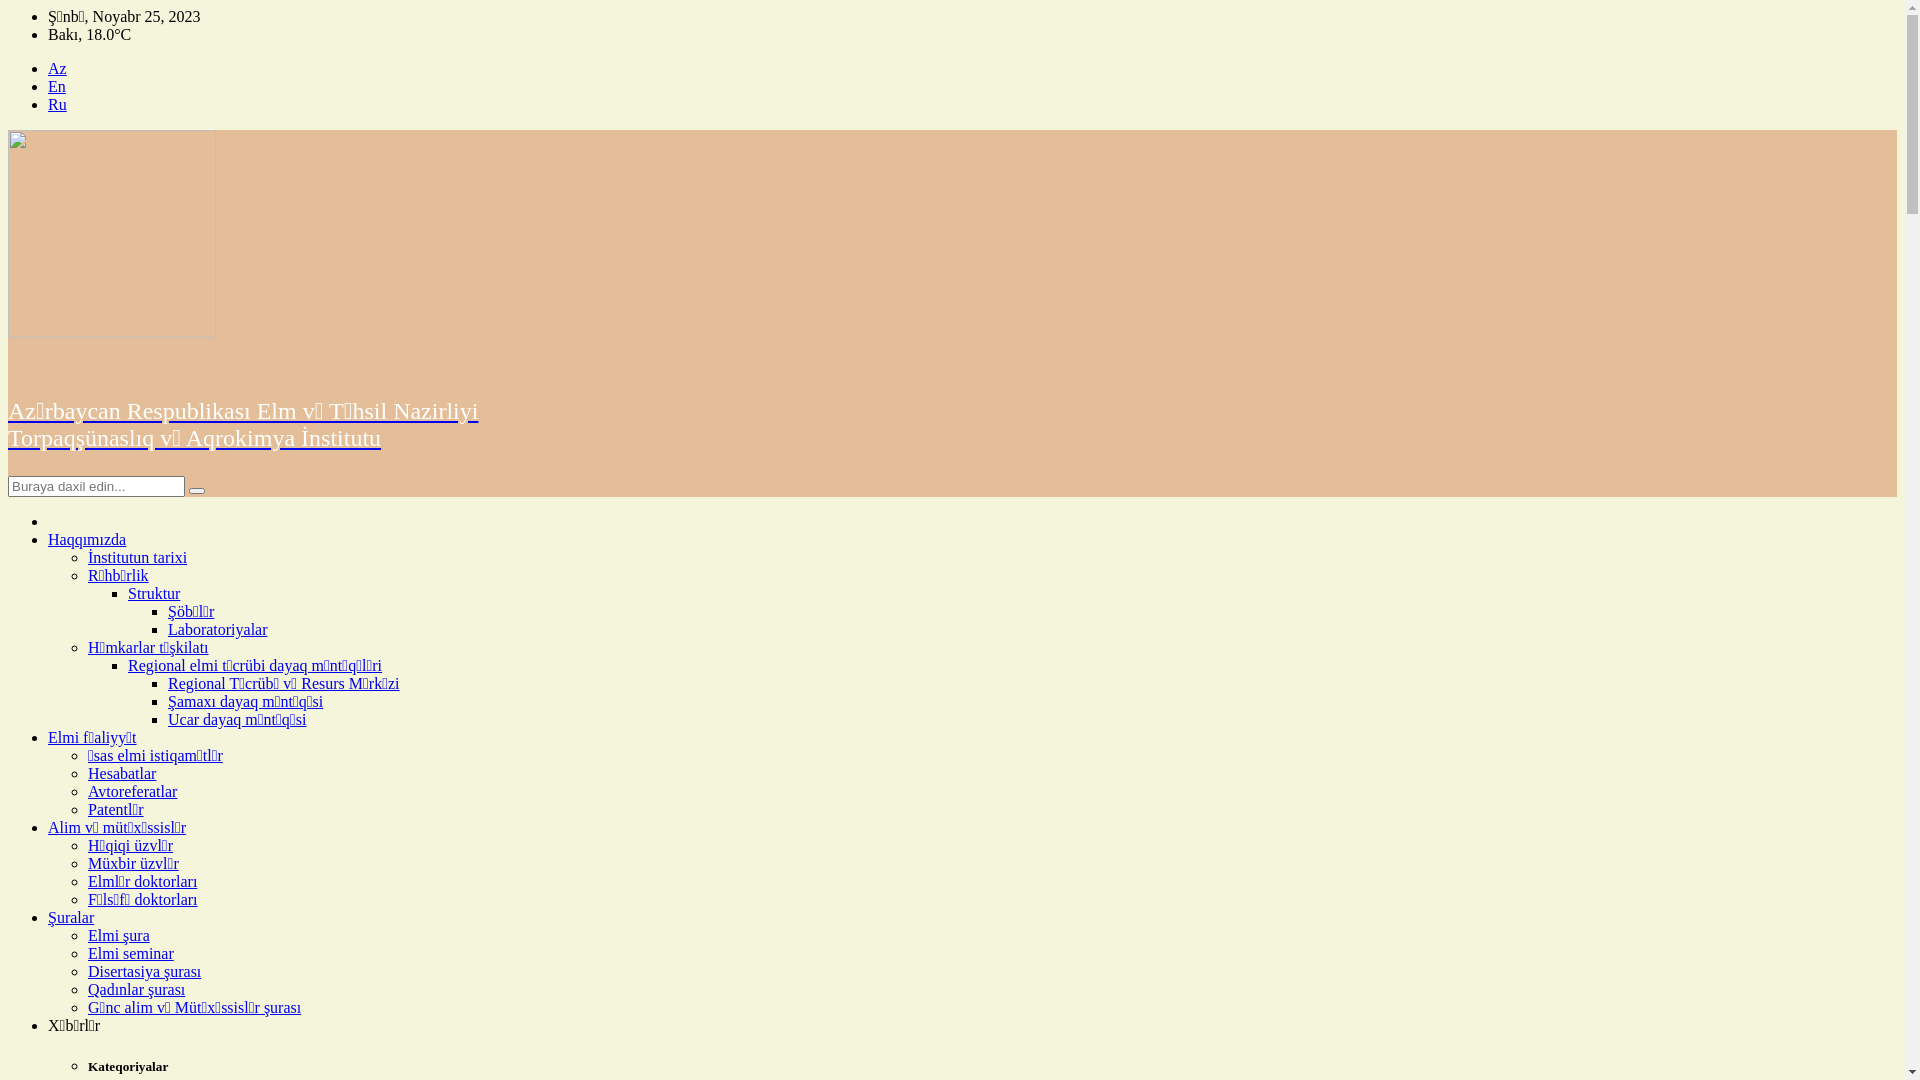 Image resolution: width=1920 pixels, height=1080 pixels. What do you see at coordinates (217, 628) in the screenshot?
I see `'Laboratoriyalar'` at bounding box center [217, 628].